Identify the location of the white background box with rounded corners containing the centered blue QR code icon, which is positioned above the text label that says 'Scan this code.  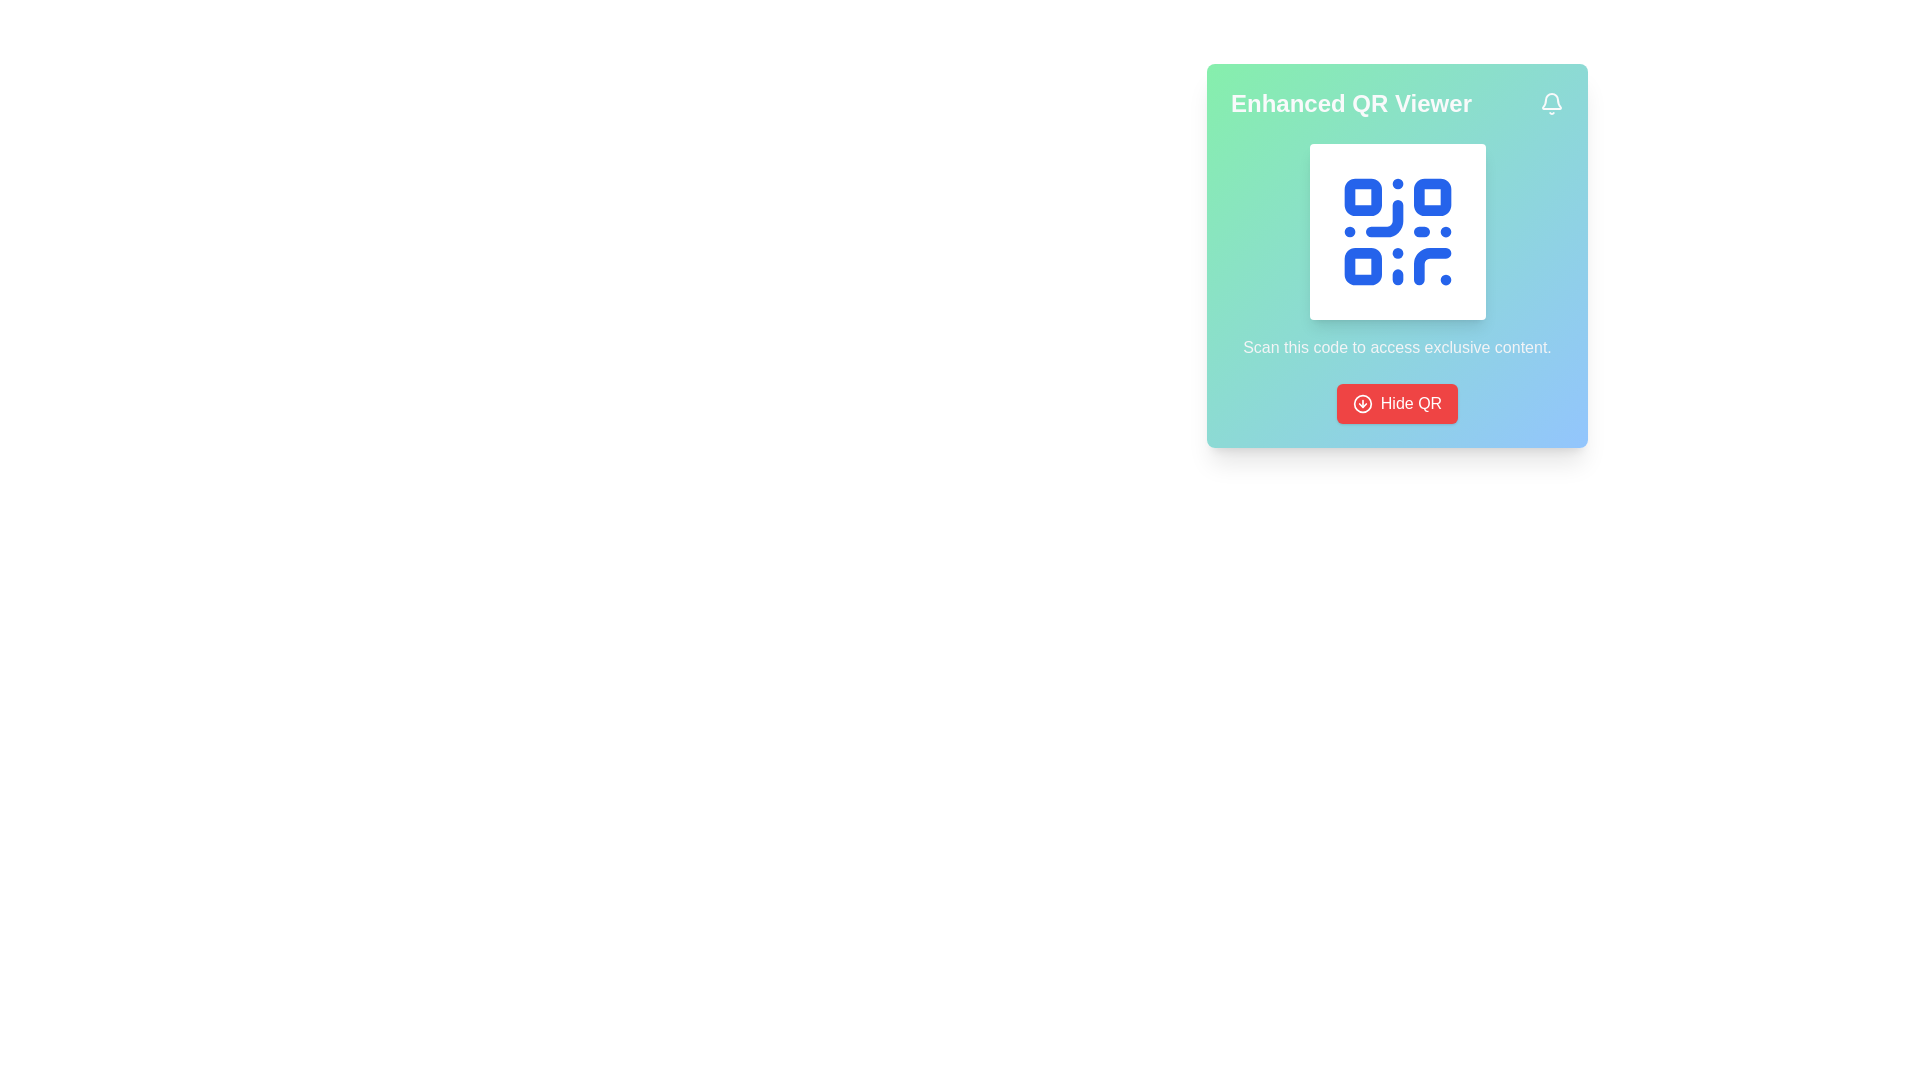
(1396, 230).